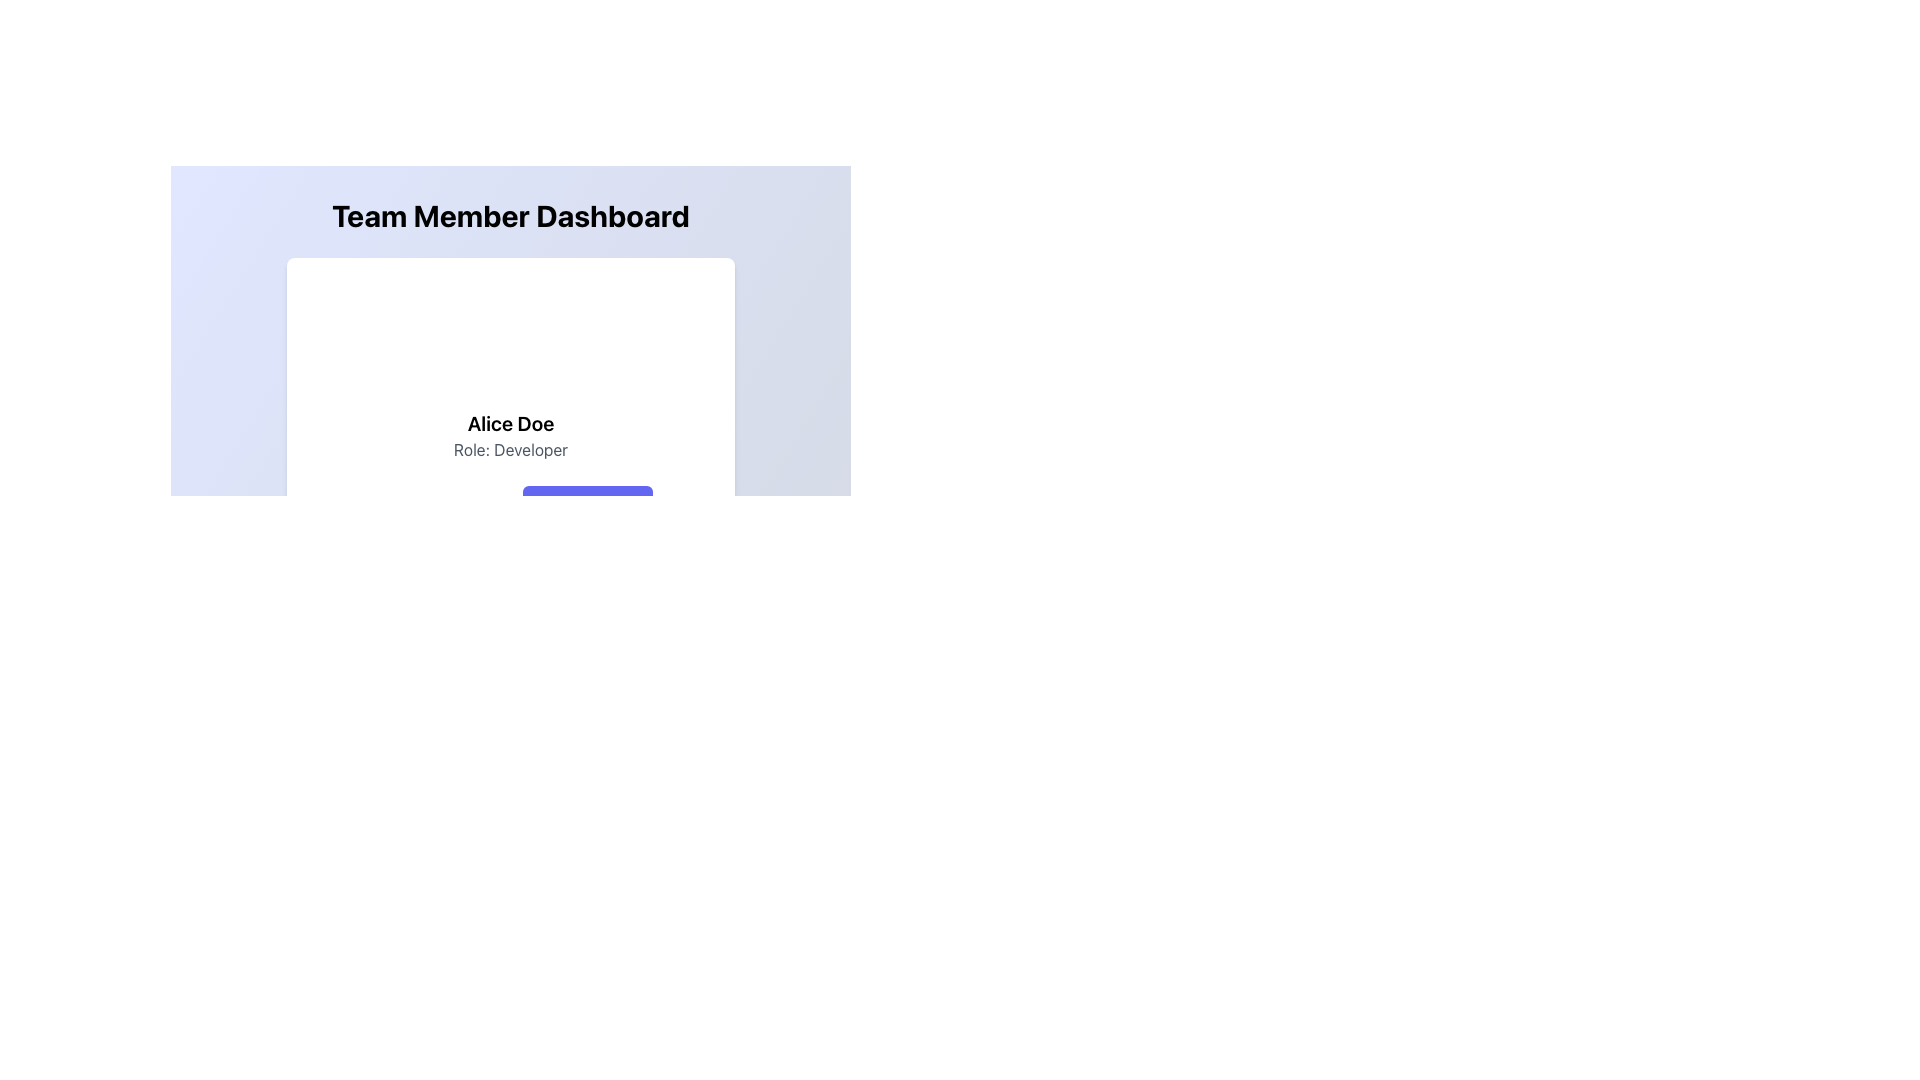 This screenshot has width=1920, height=1080. Describe the element at coordinates (510, 423) in the screenshot. I see `the text label 'Alice Doe'` at that location.